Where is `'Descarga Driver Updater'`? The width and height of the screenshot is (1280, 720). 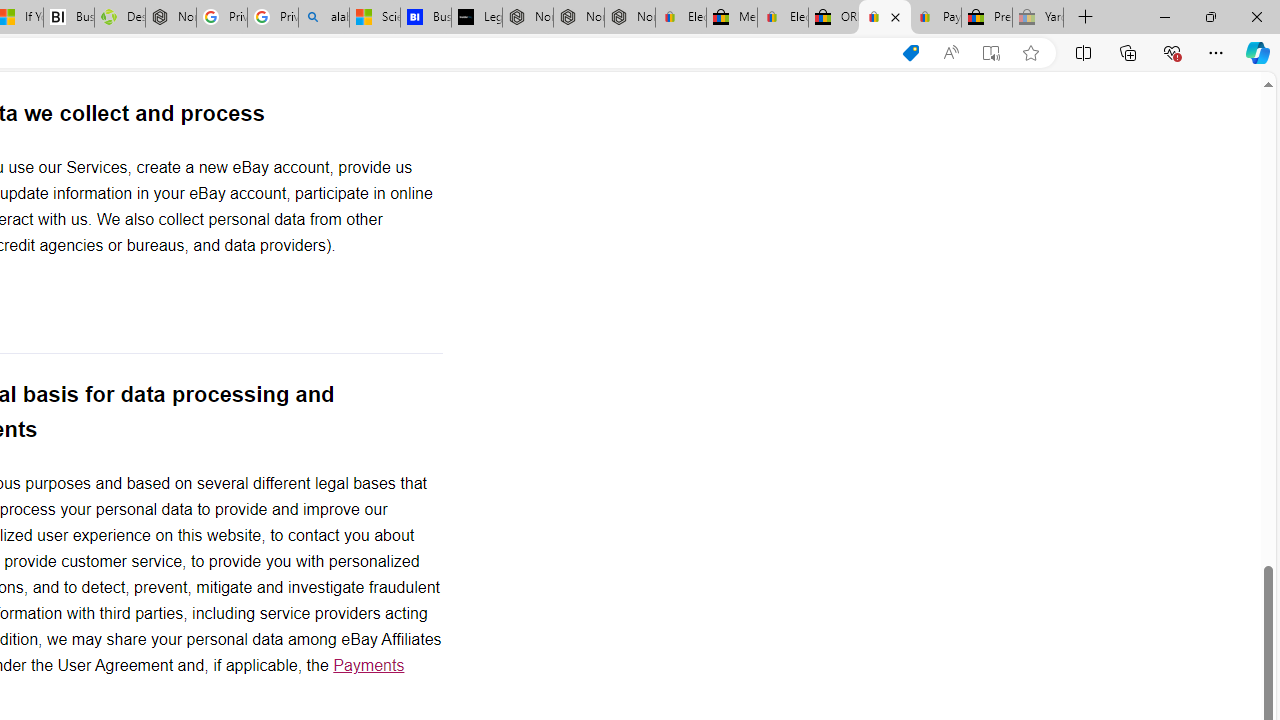 'Descarga Driver Updater' is located at coordinates (118, 17).